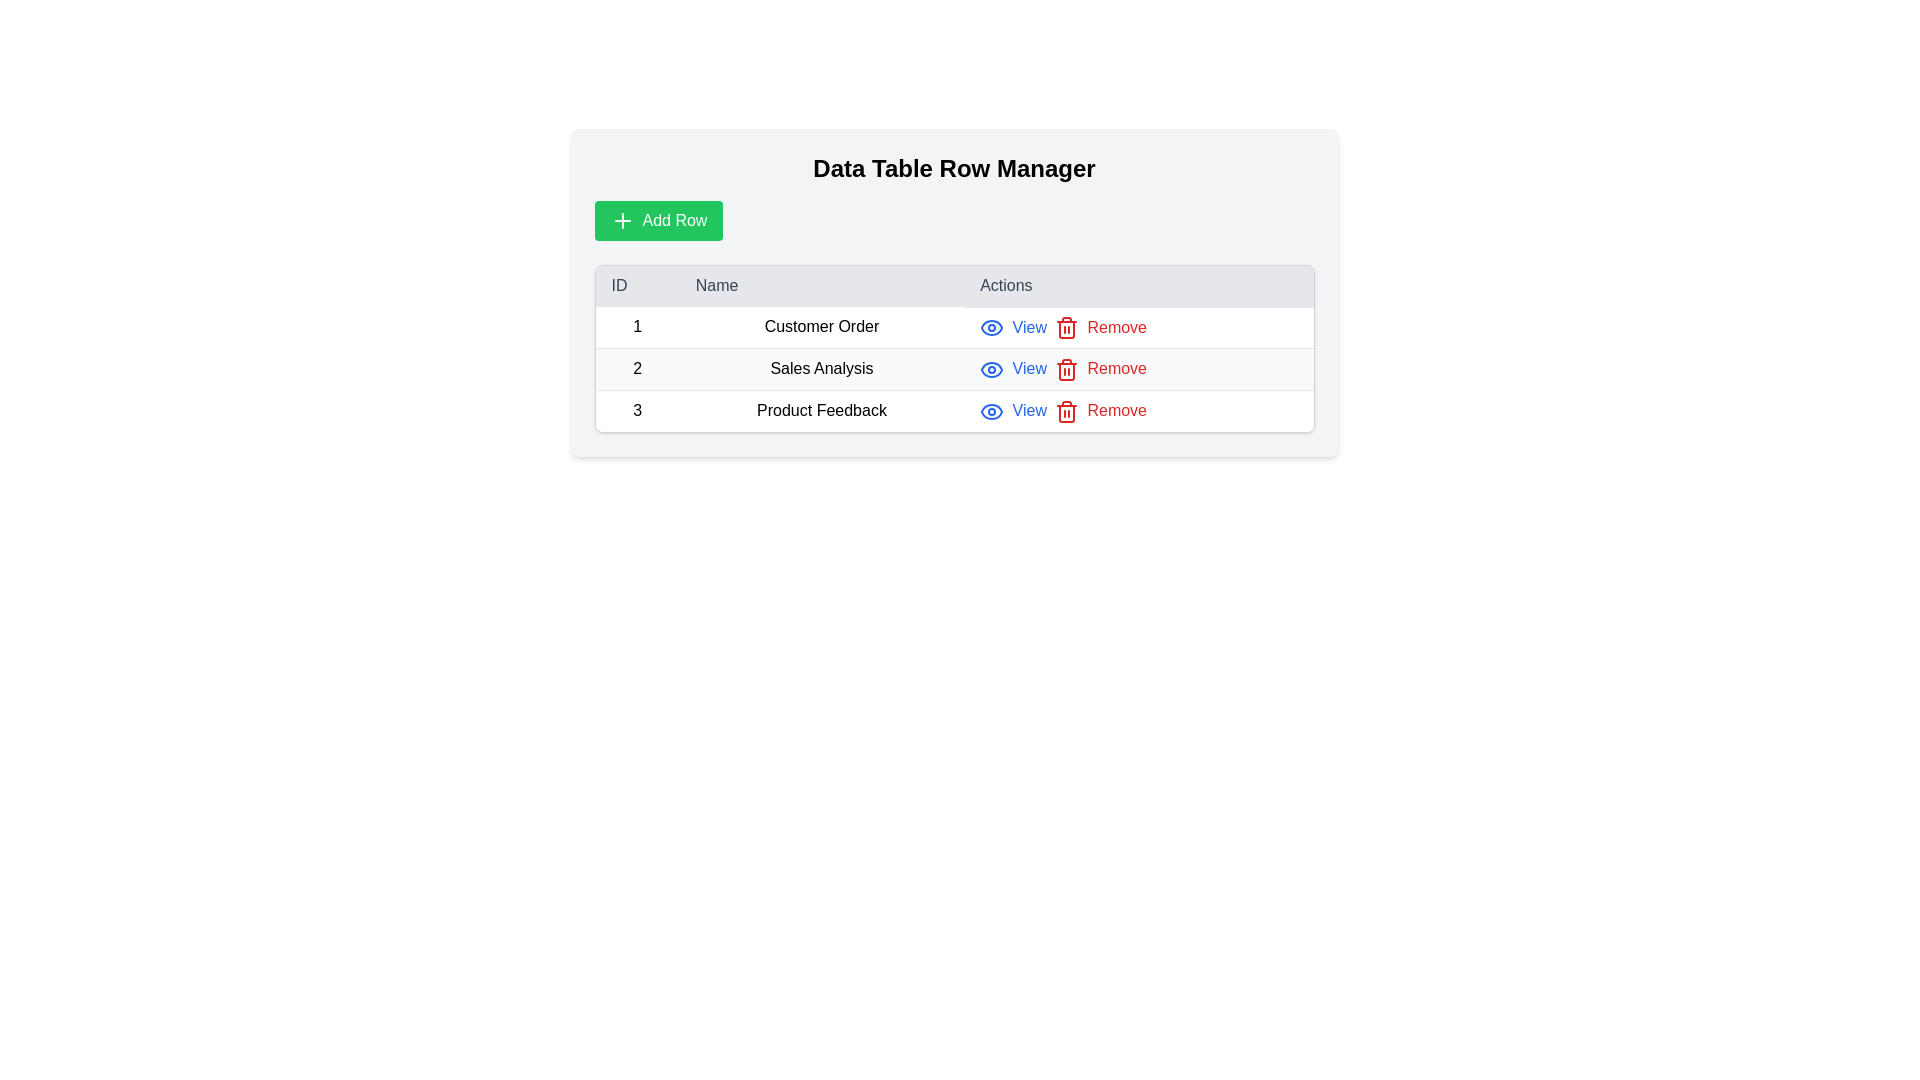 The image size is (1920, 1080). What do you see at coordinates (953, 347) in the screenshot?
I see `the blue 'View' link in the structured table labeled 'Data Table Row Manager'` at bounding box center [953, 347].